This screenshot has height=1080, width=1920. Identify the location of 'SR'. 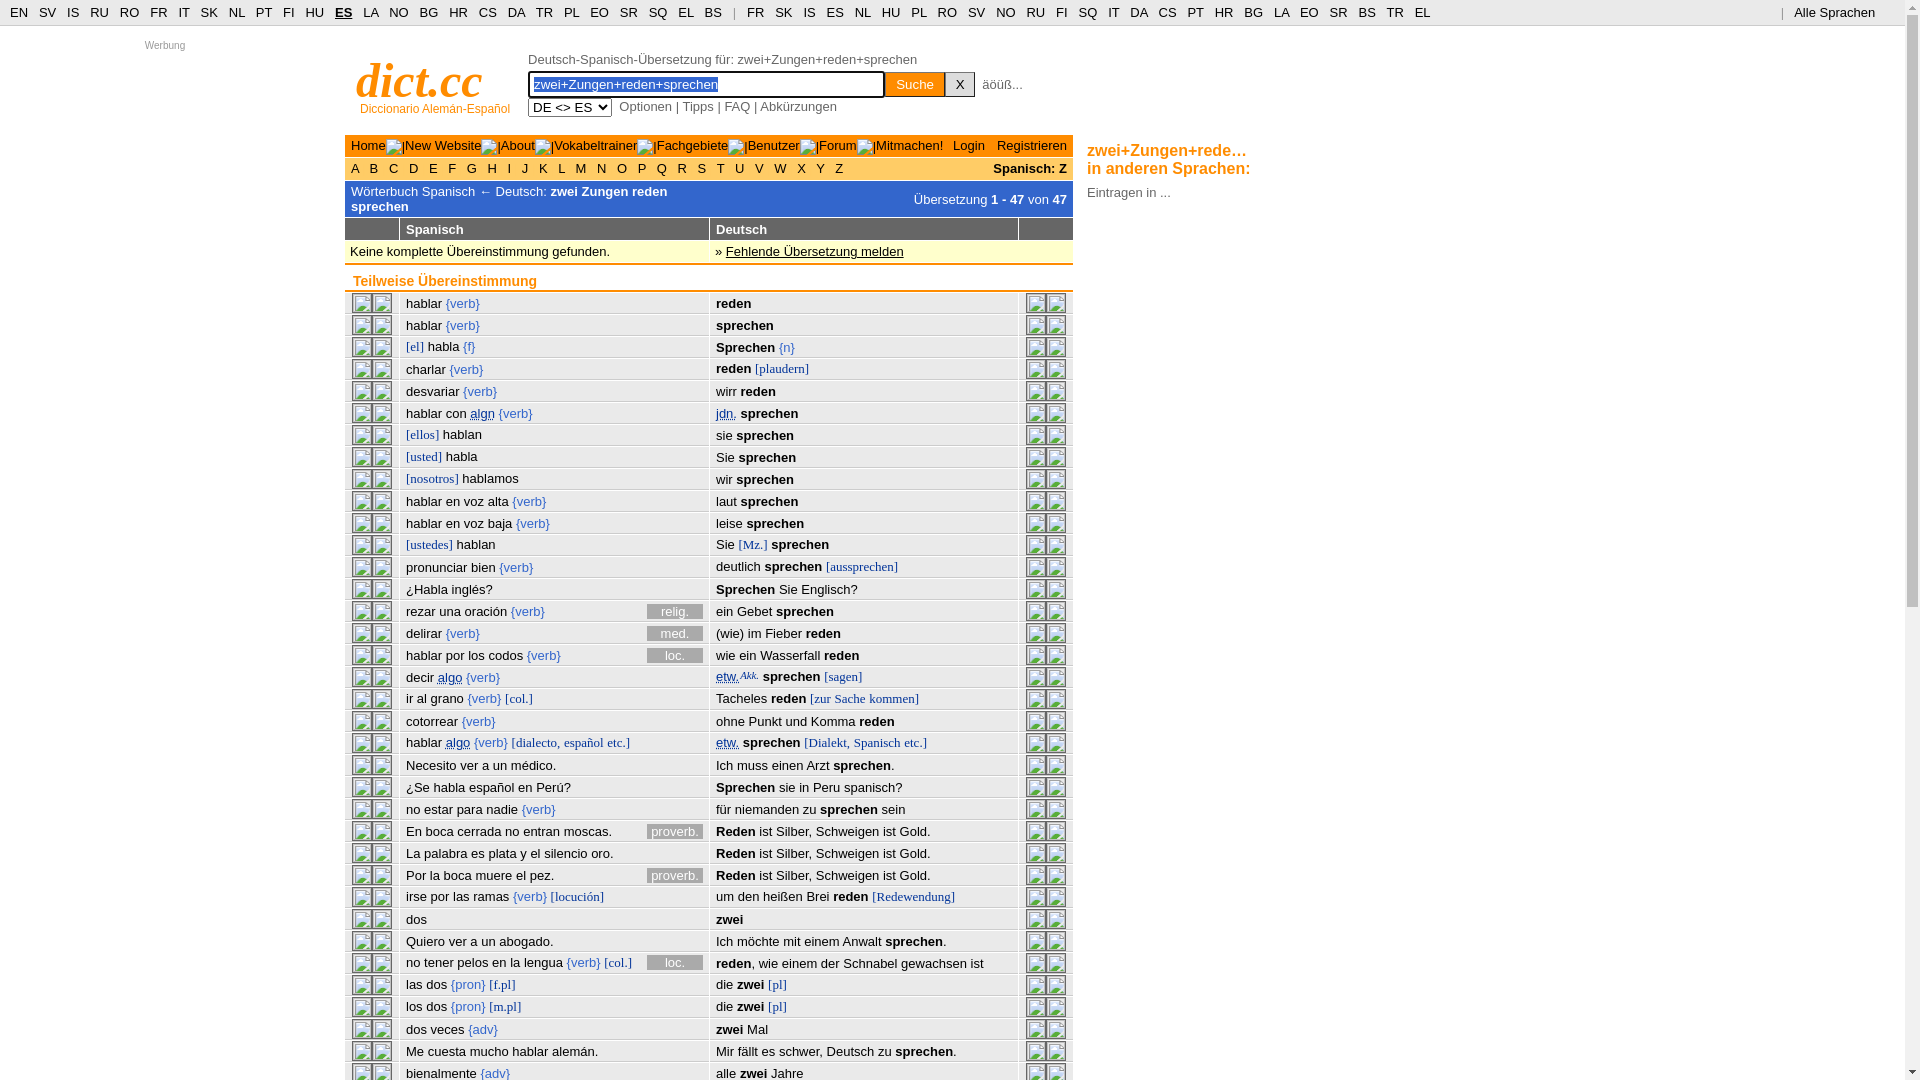
(1339, 12).